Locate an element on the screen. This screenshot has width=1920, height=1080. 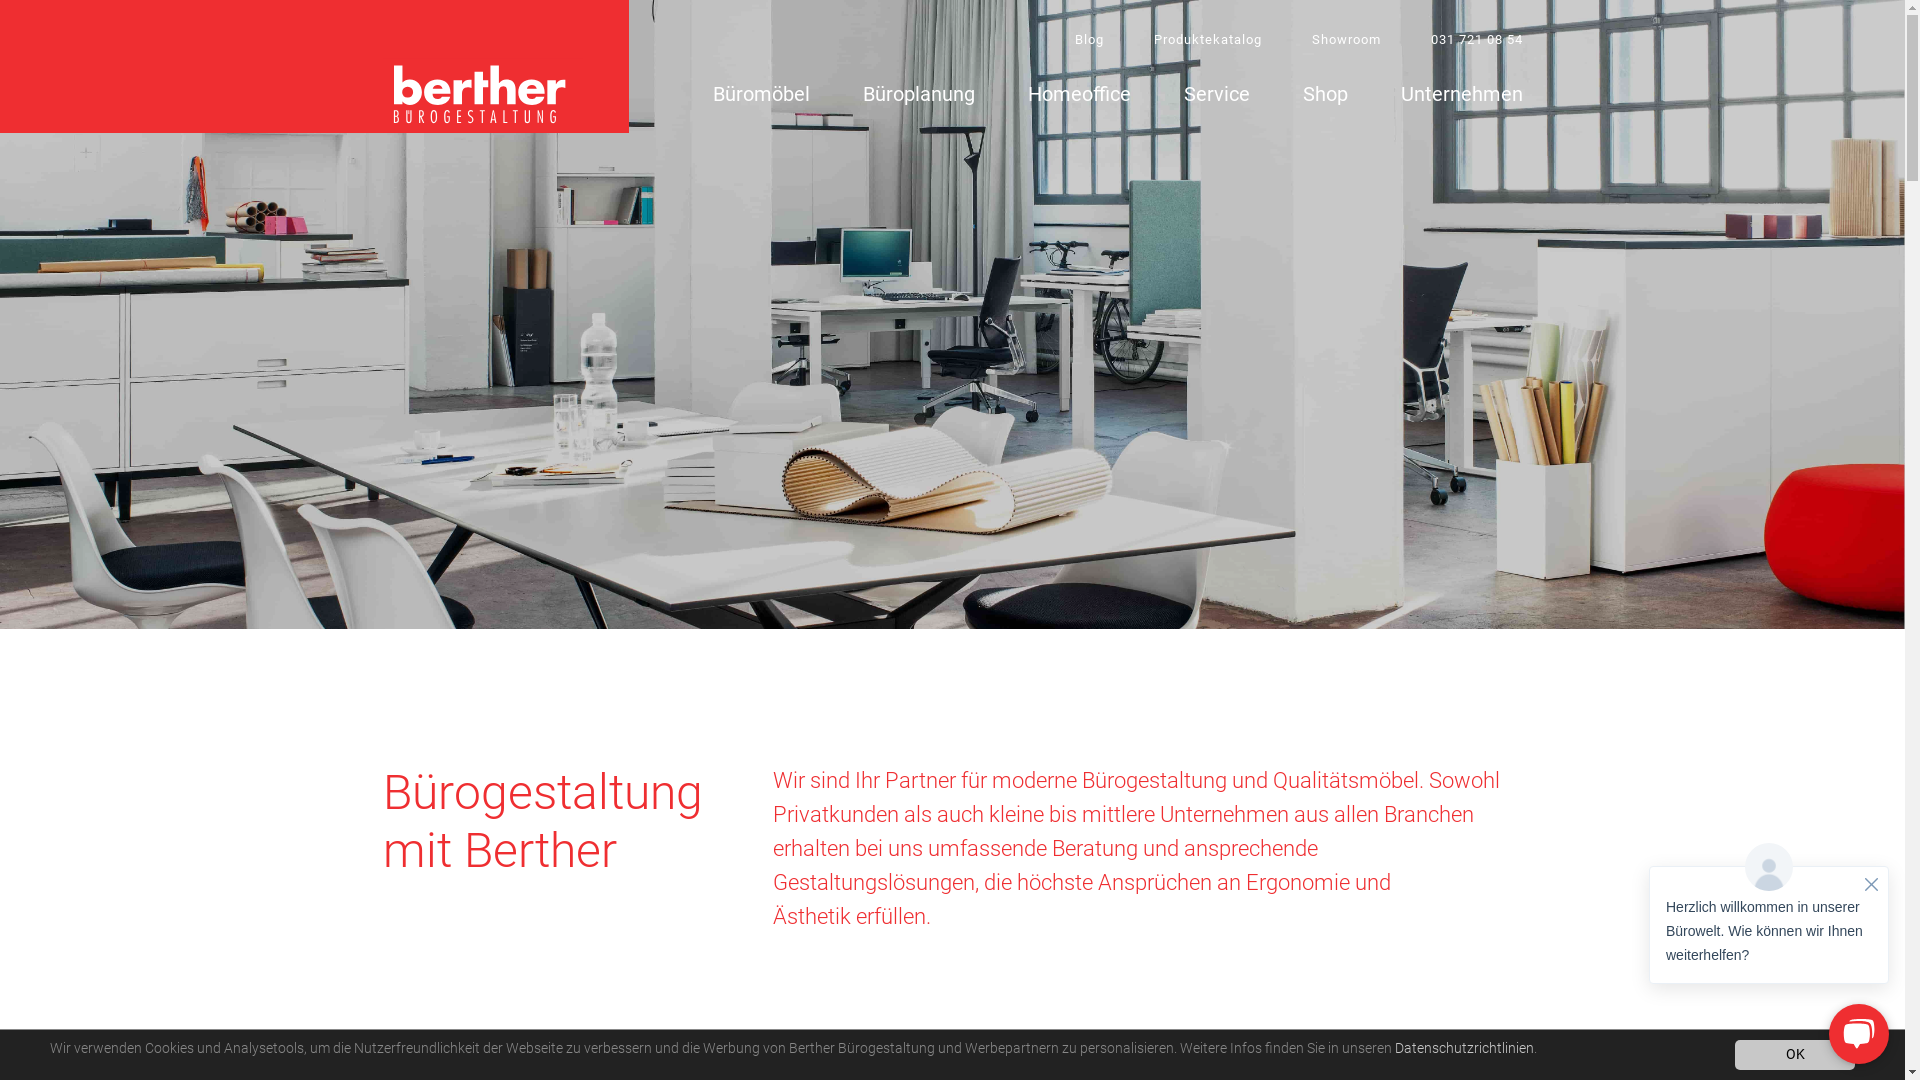
'031 721 08 54' is located at coordinates (1476, 39).